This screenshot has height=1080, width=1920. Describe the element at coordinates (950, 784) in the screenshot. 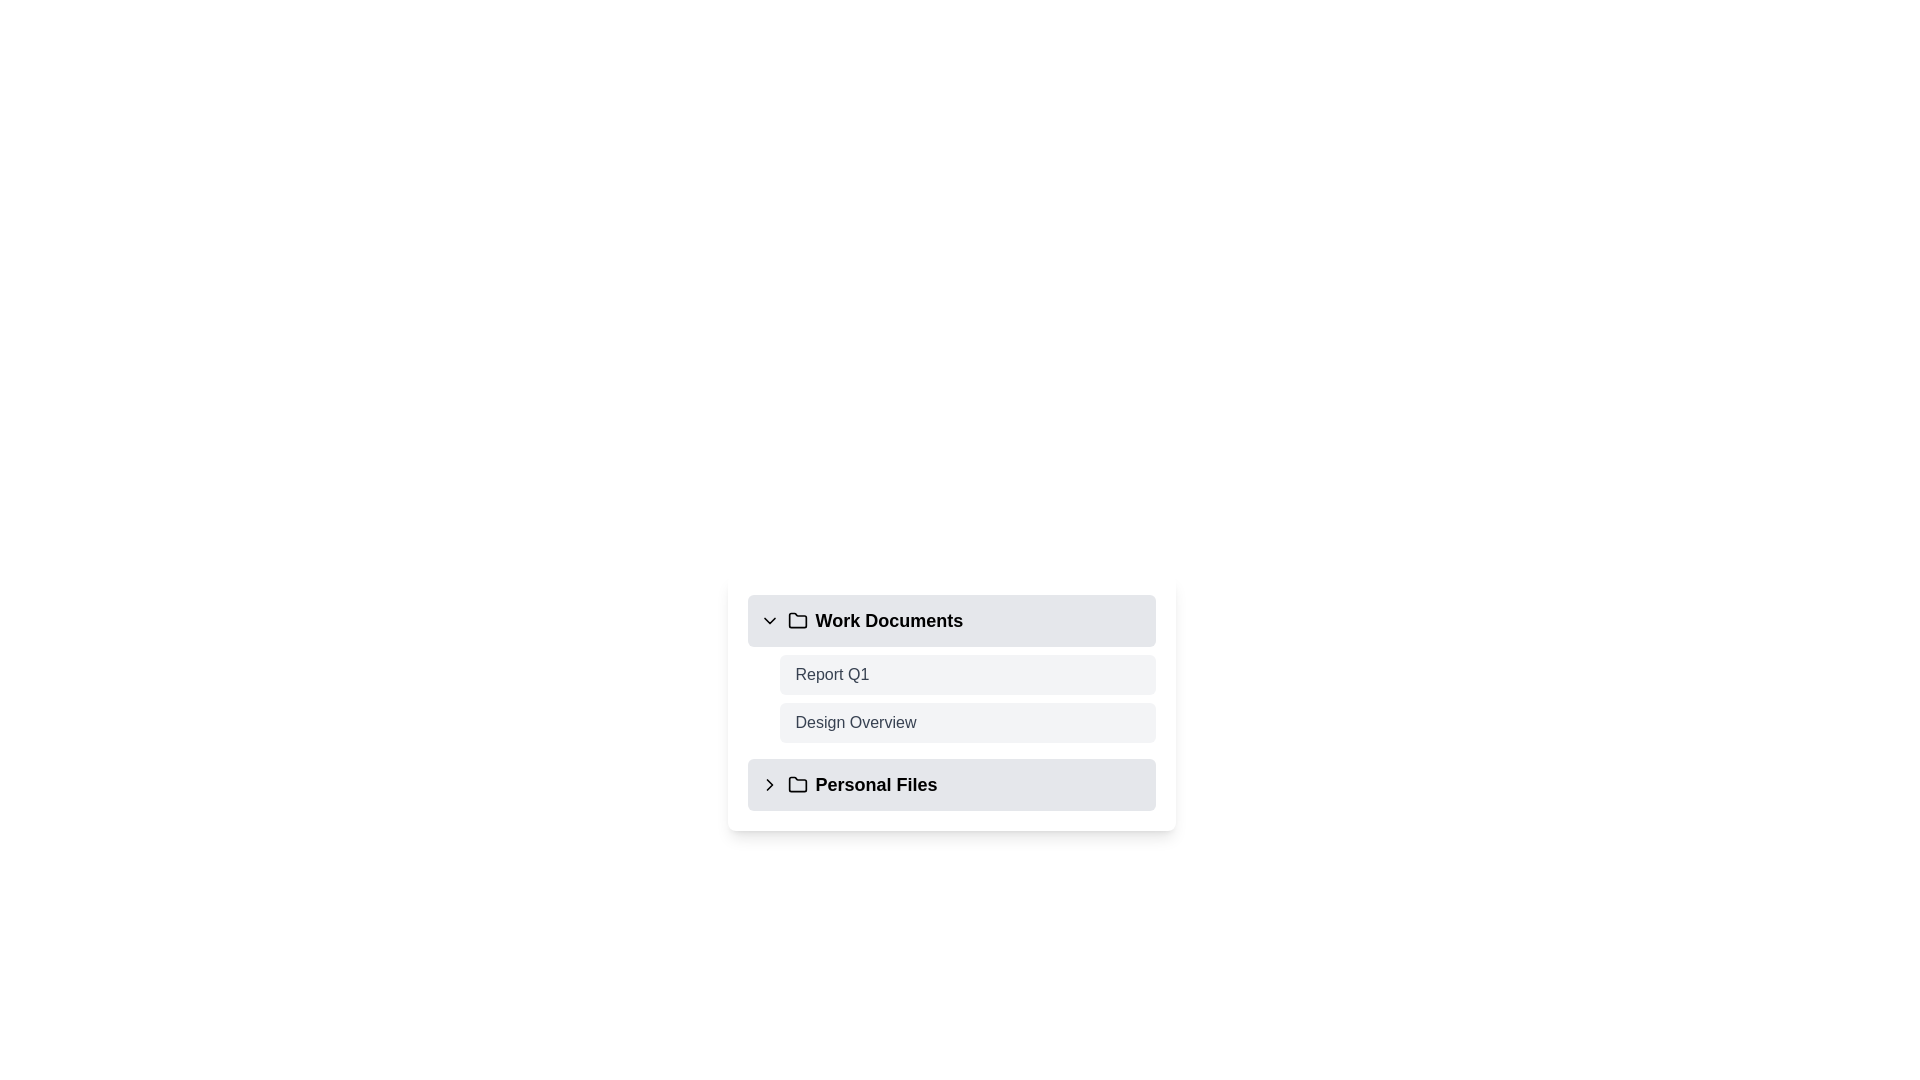

I see `the 'Personal Files' button located at the bottom of the file list` at that location.